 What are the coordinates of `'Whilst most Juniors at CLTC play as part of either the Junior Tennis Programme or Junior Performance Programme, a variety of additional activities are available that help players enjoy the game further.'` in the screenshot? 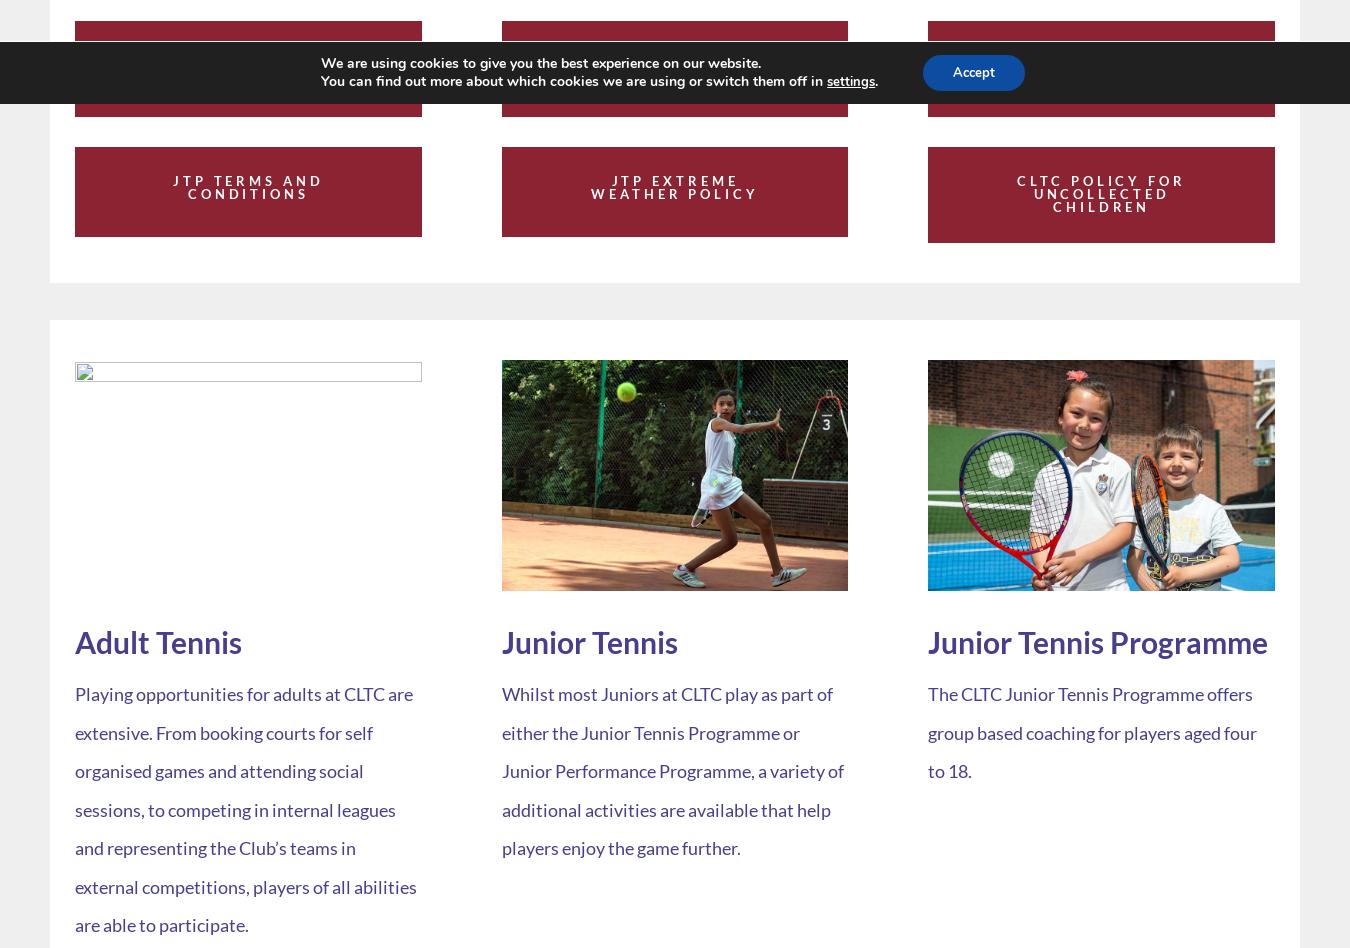 It's located at (672, 770).